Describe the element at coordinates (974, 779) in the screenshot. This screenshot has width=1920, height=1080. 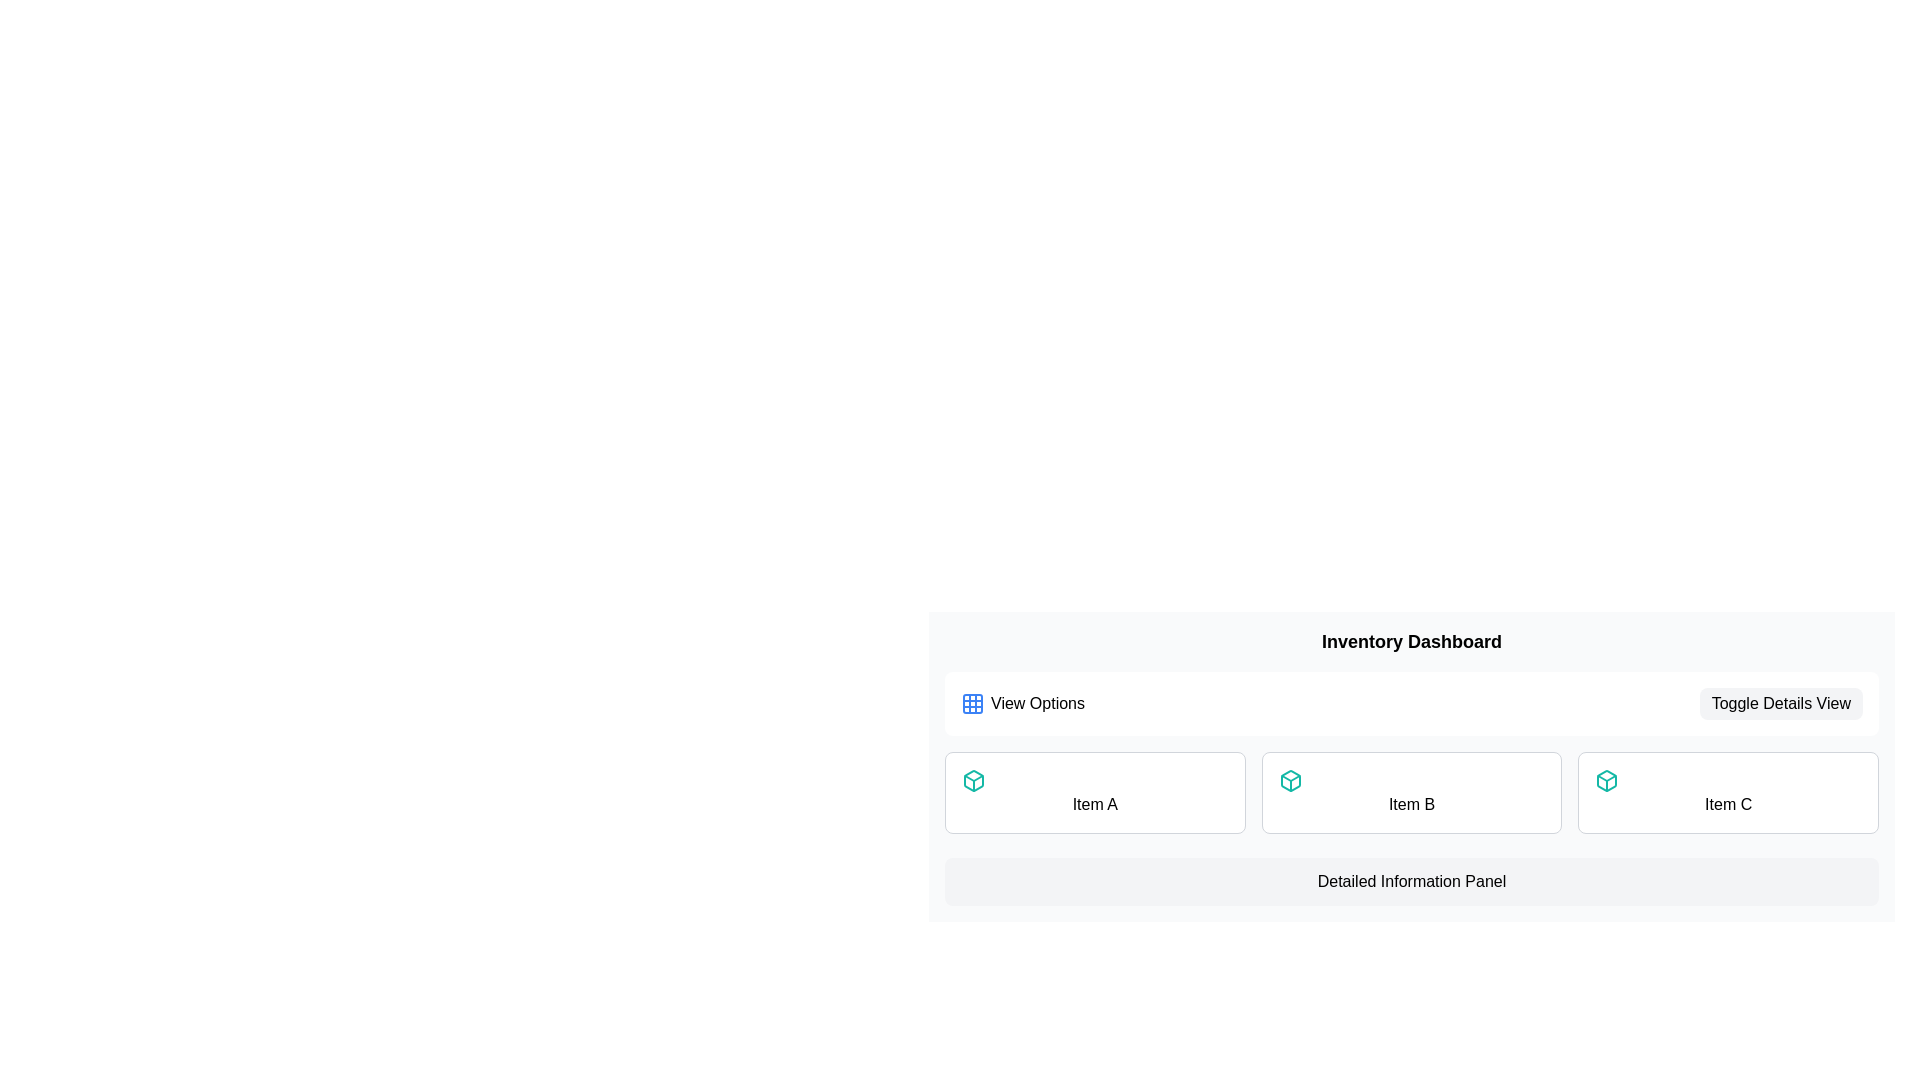
I see `the icon representing 'Item A', which is the first in a set of three icons arranged horizontally beneath the text label 'Item A' on the main dashboard interface` at that location.